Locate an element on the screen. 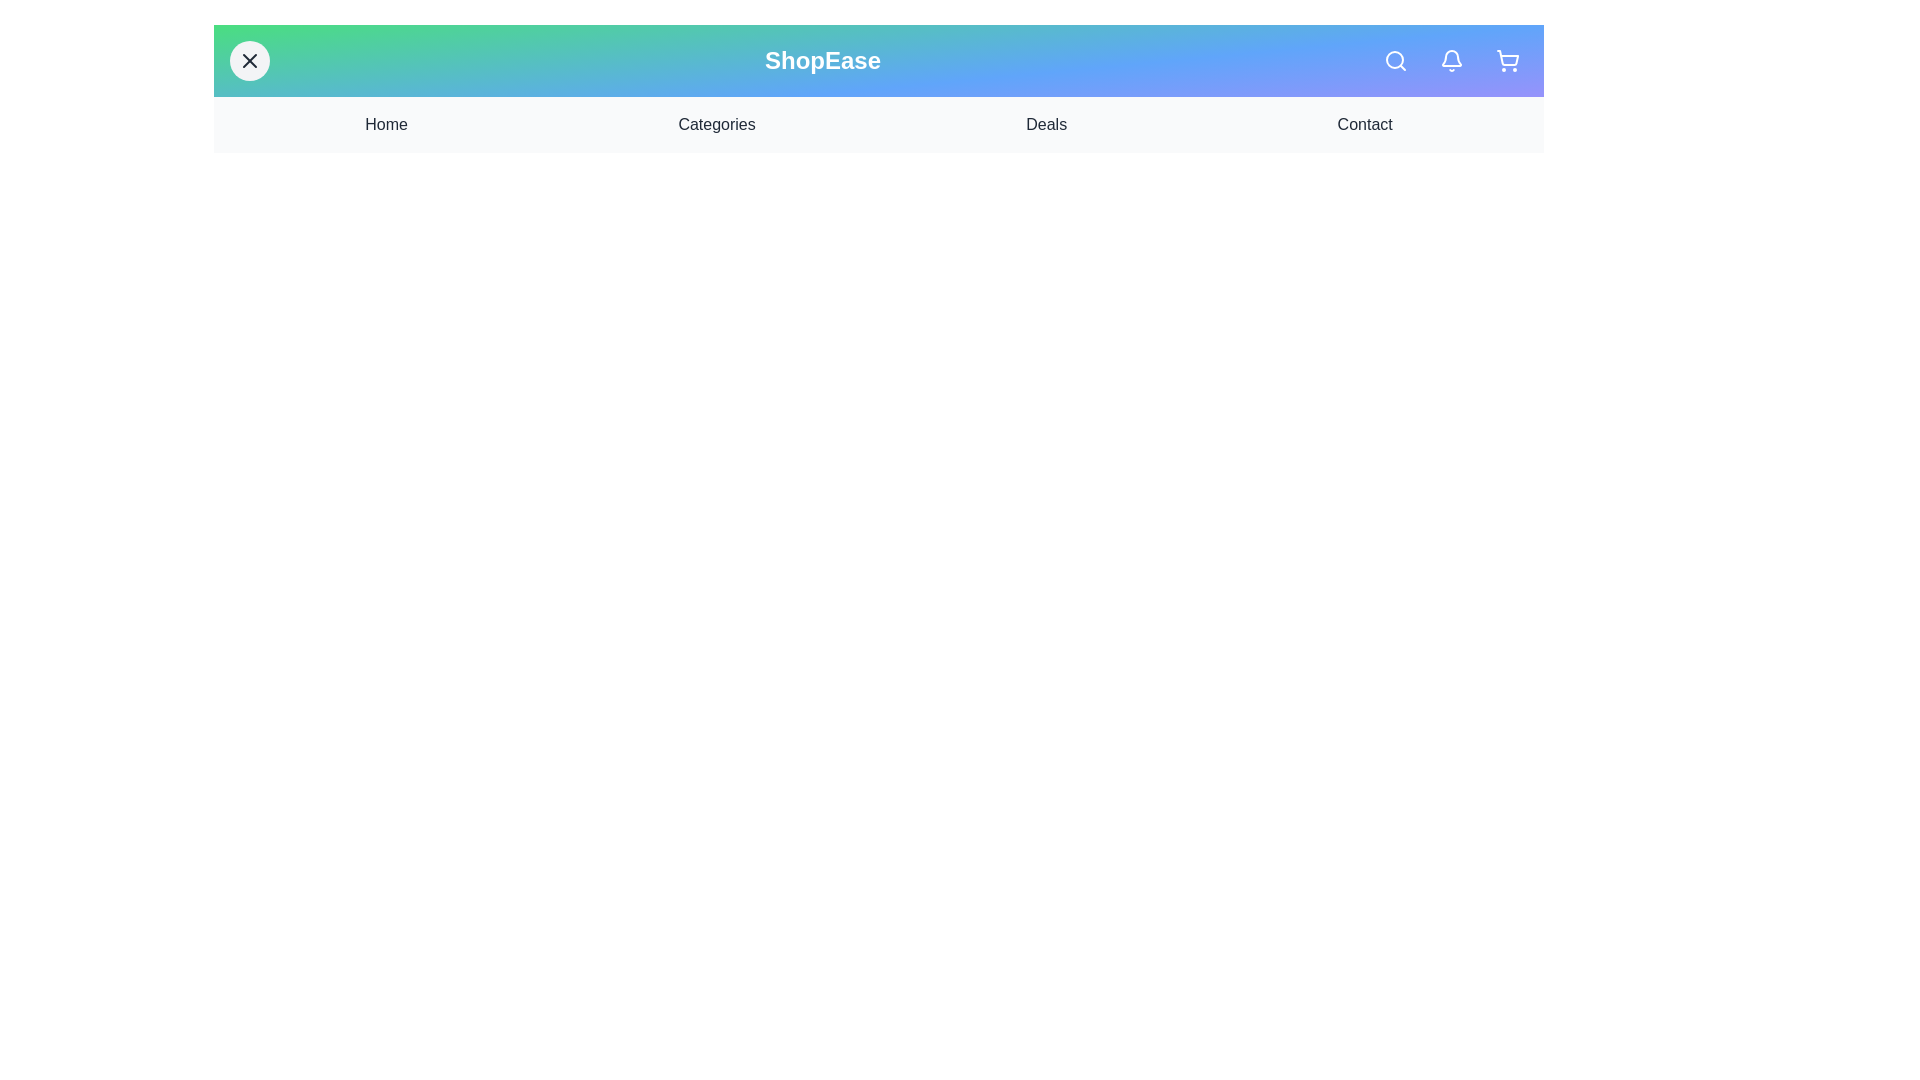 This screenshot has height=1080, width=1920. the search icon in the navigation bar is located at coordinates (1394, 60).